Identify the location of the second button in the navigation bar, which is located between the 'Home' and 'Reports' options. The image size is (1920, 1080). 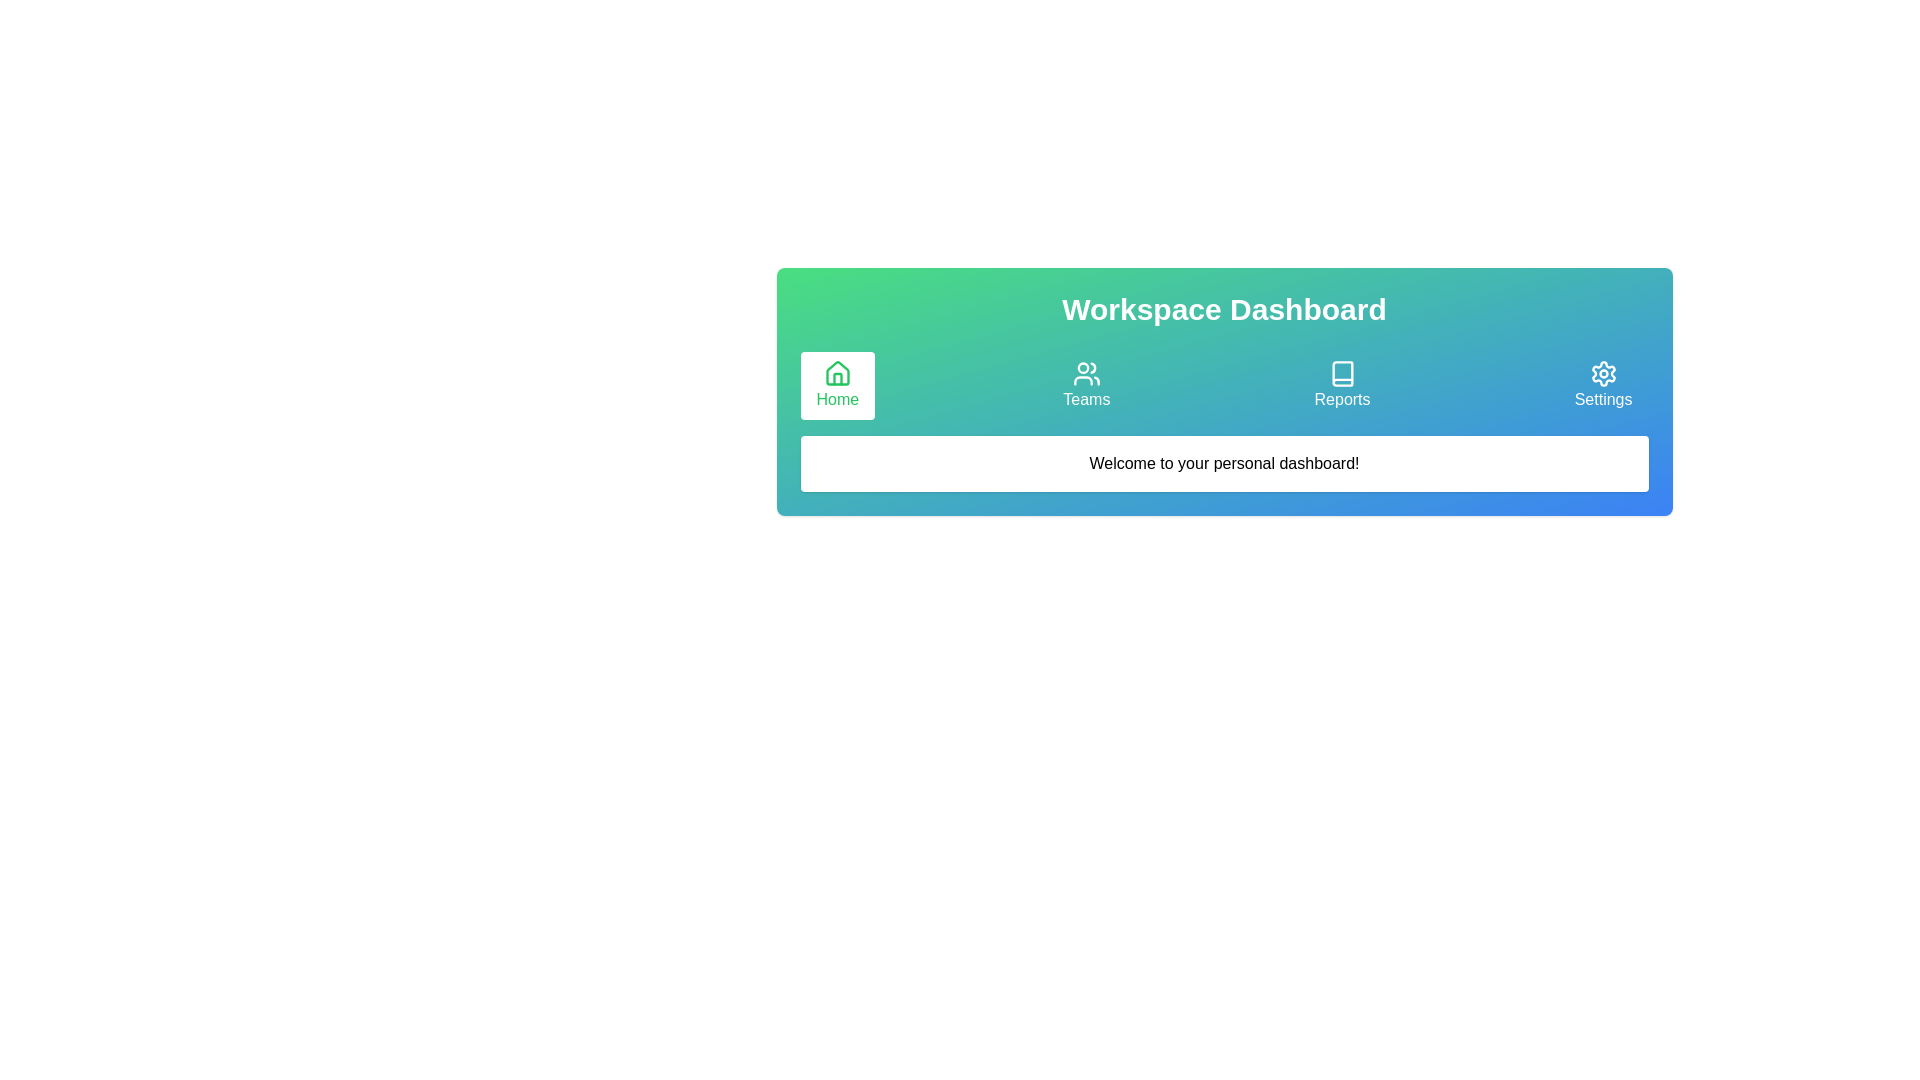
(1085, 385).